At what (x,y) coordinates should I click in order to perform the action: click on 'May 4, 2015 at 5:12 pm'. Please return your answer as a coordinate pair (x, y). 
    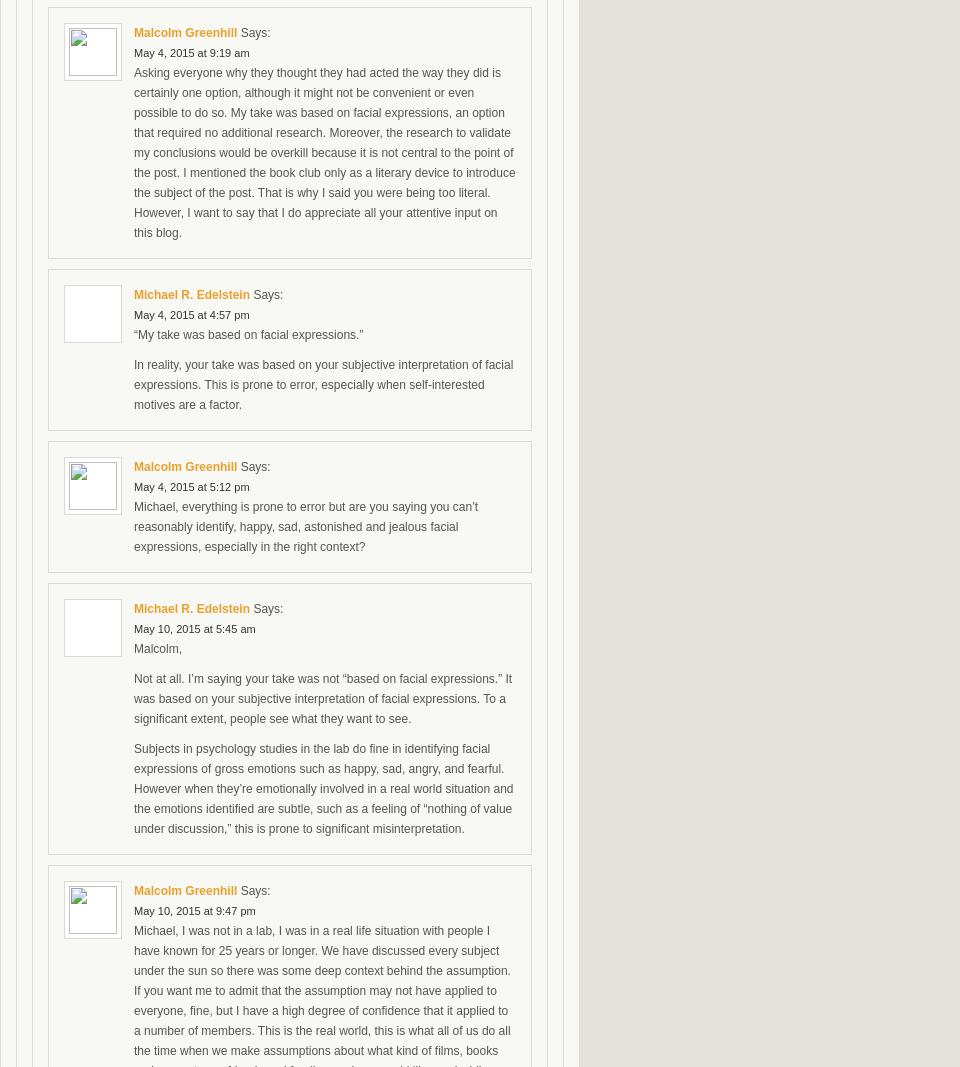
    Looking at the image, I should click on (191, 485).